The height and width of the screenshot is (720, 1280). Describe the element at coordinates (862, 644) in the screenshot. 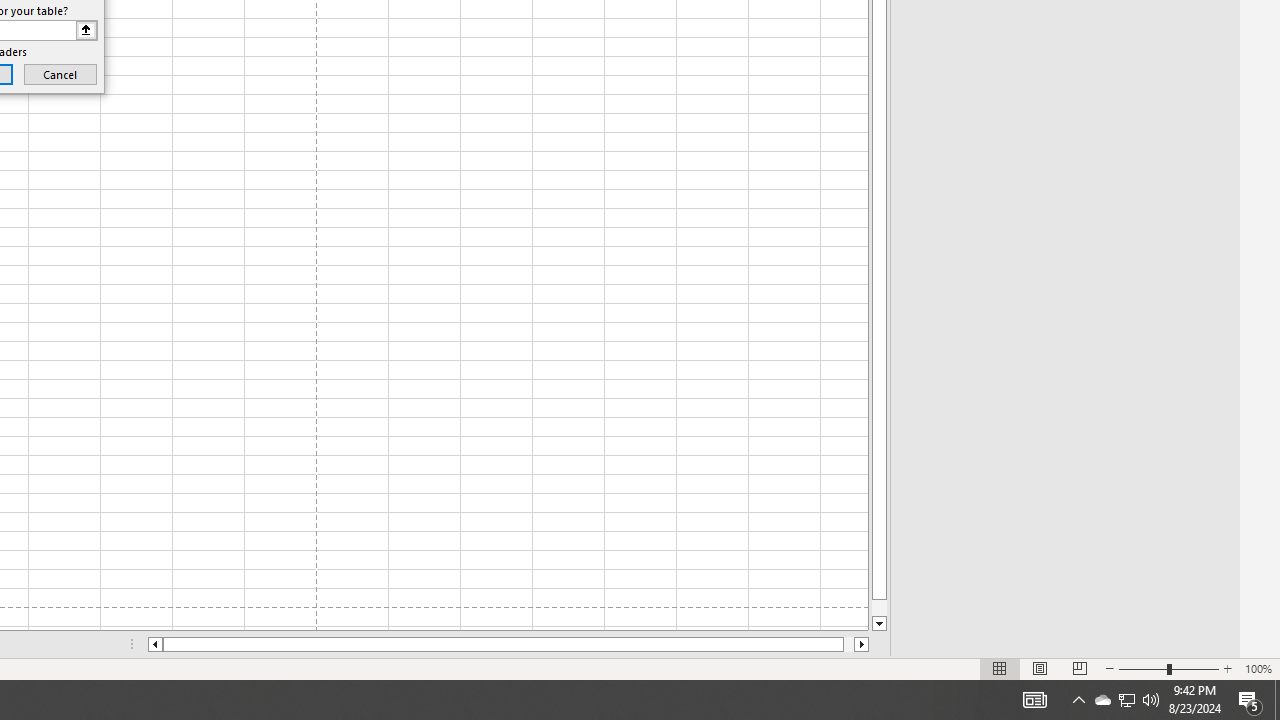

I see `'Column right'` at that location.